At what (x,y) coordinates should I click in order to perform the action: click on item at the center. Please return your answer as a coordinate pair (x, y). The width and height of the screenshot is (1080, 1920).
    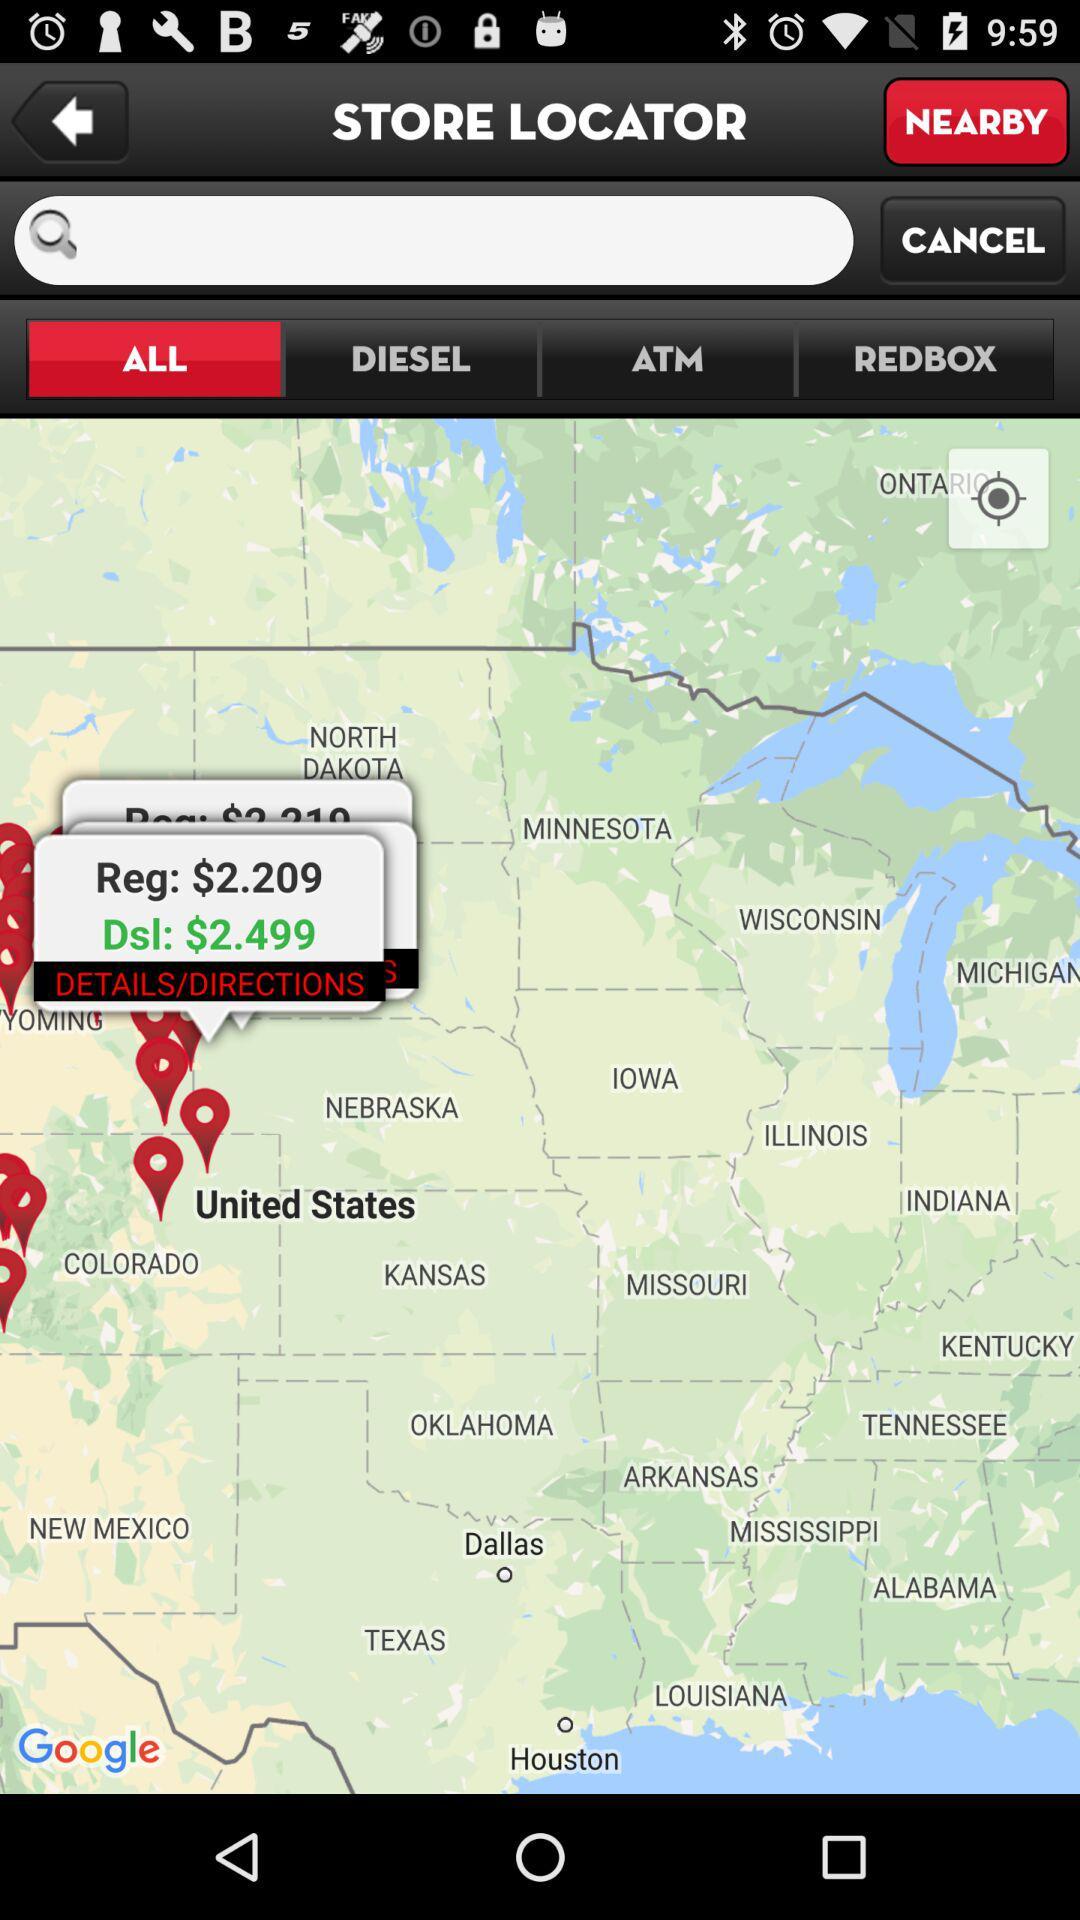
    Looking at the image, I should click on (540, 1105).